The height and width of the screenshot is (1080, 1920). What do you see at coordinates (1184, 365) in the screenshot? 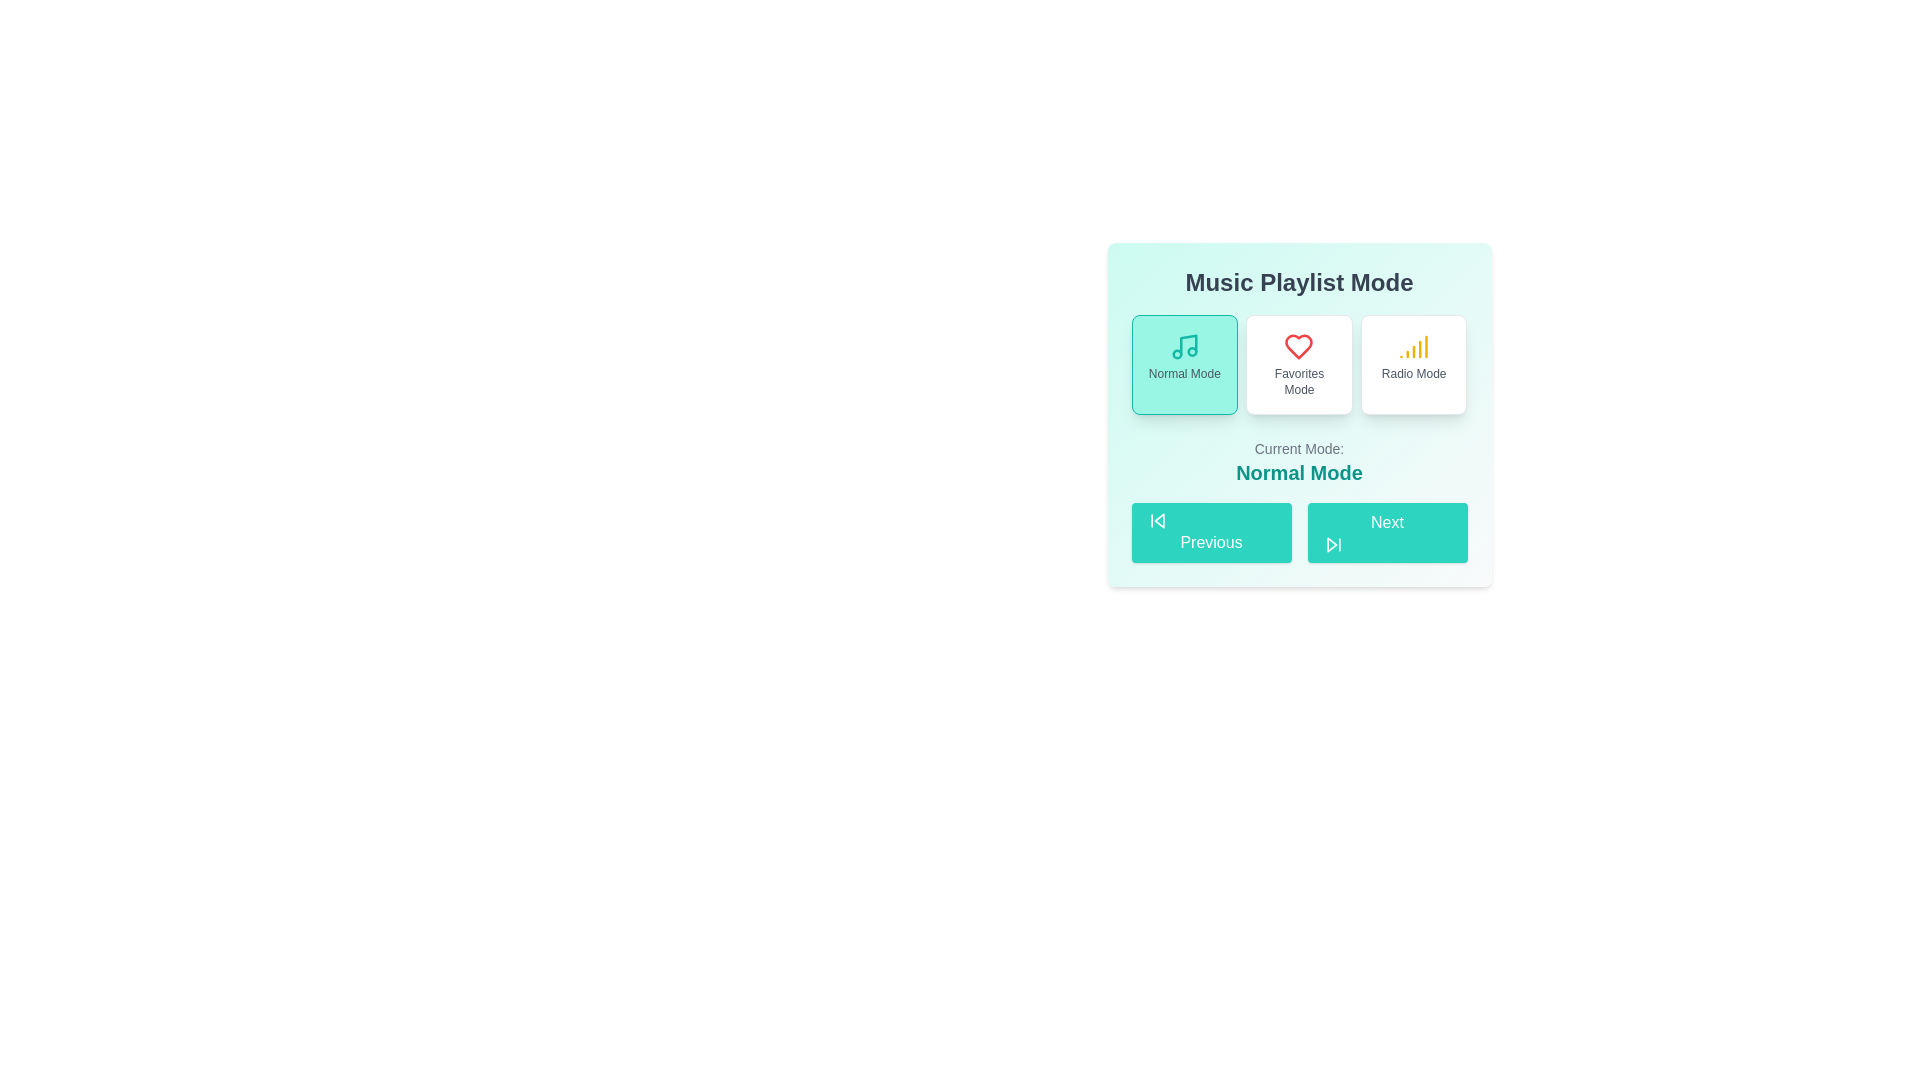
I see `the button corresponding to the playlist mode 'Normal Mode'` at bounding box center [1184, 365].